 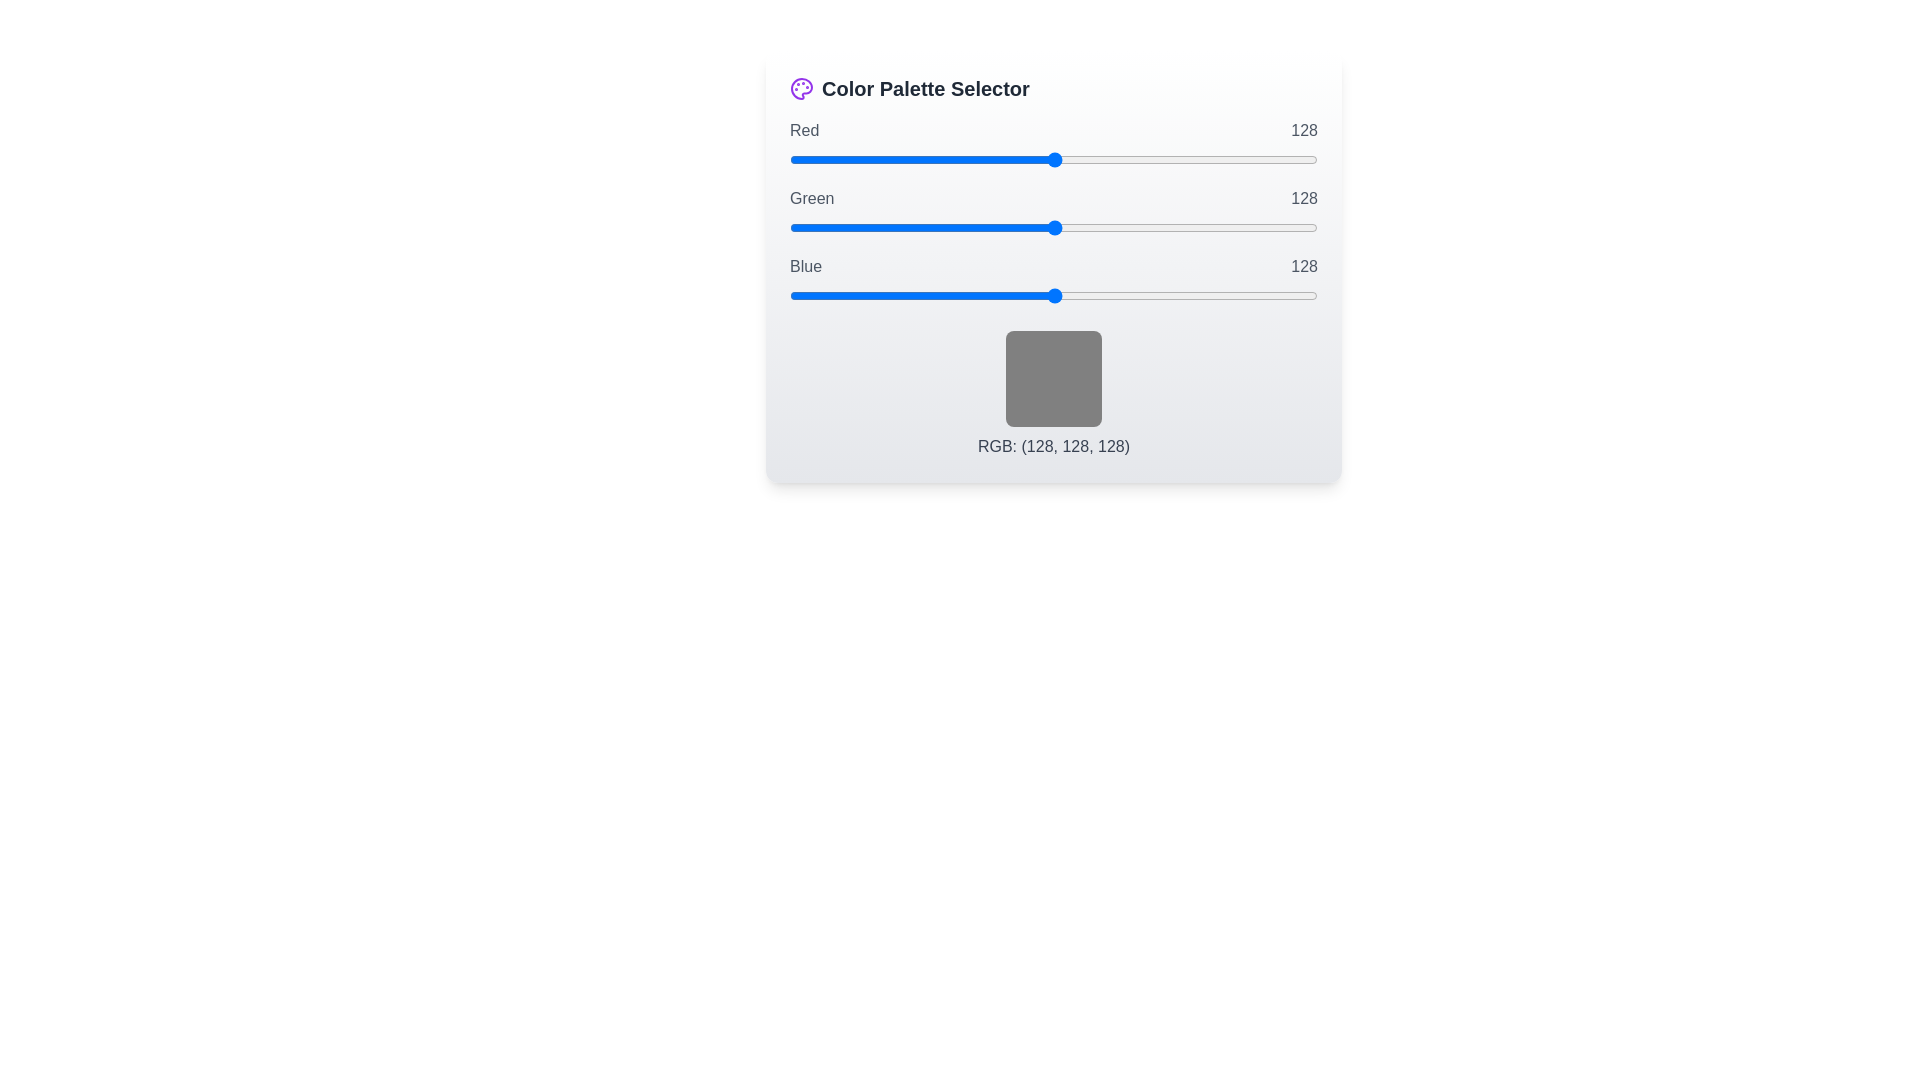 What do you see at coordinates (1045, 226) in the screenshot?
I see `the green slider to set its value to 124` at bounding box center [1045, 226].